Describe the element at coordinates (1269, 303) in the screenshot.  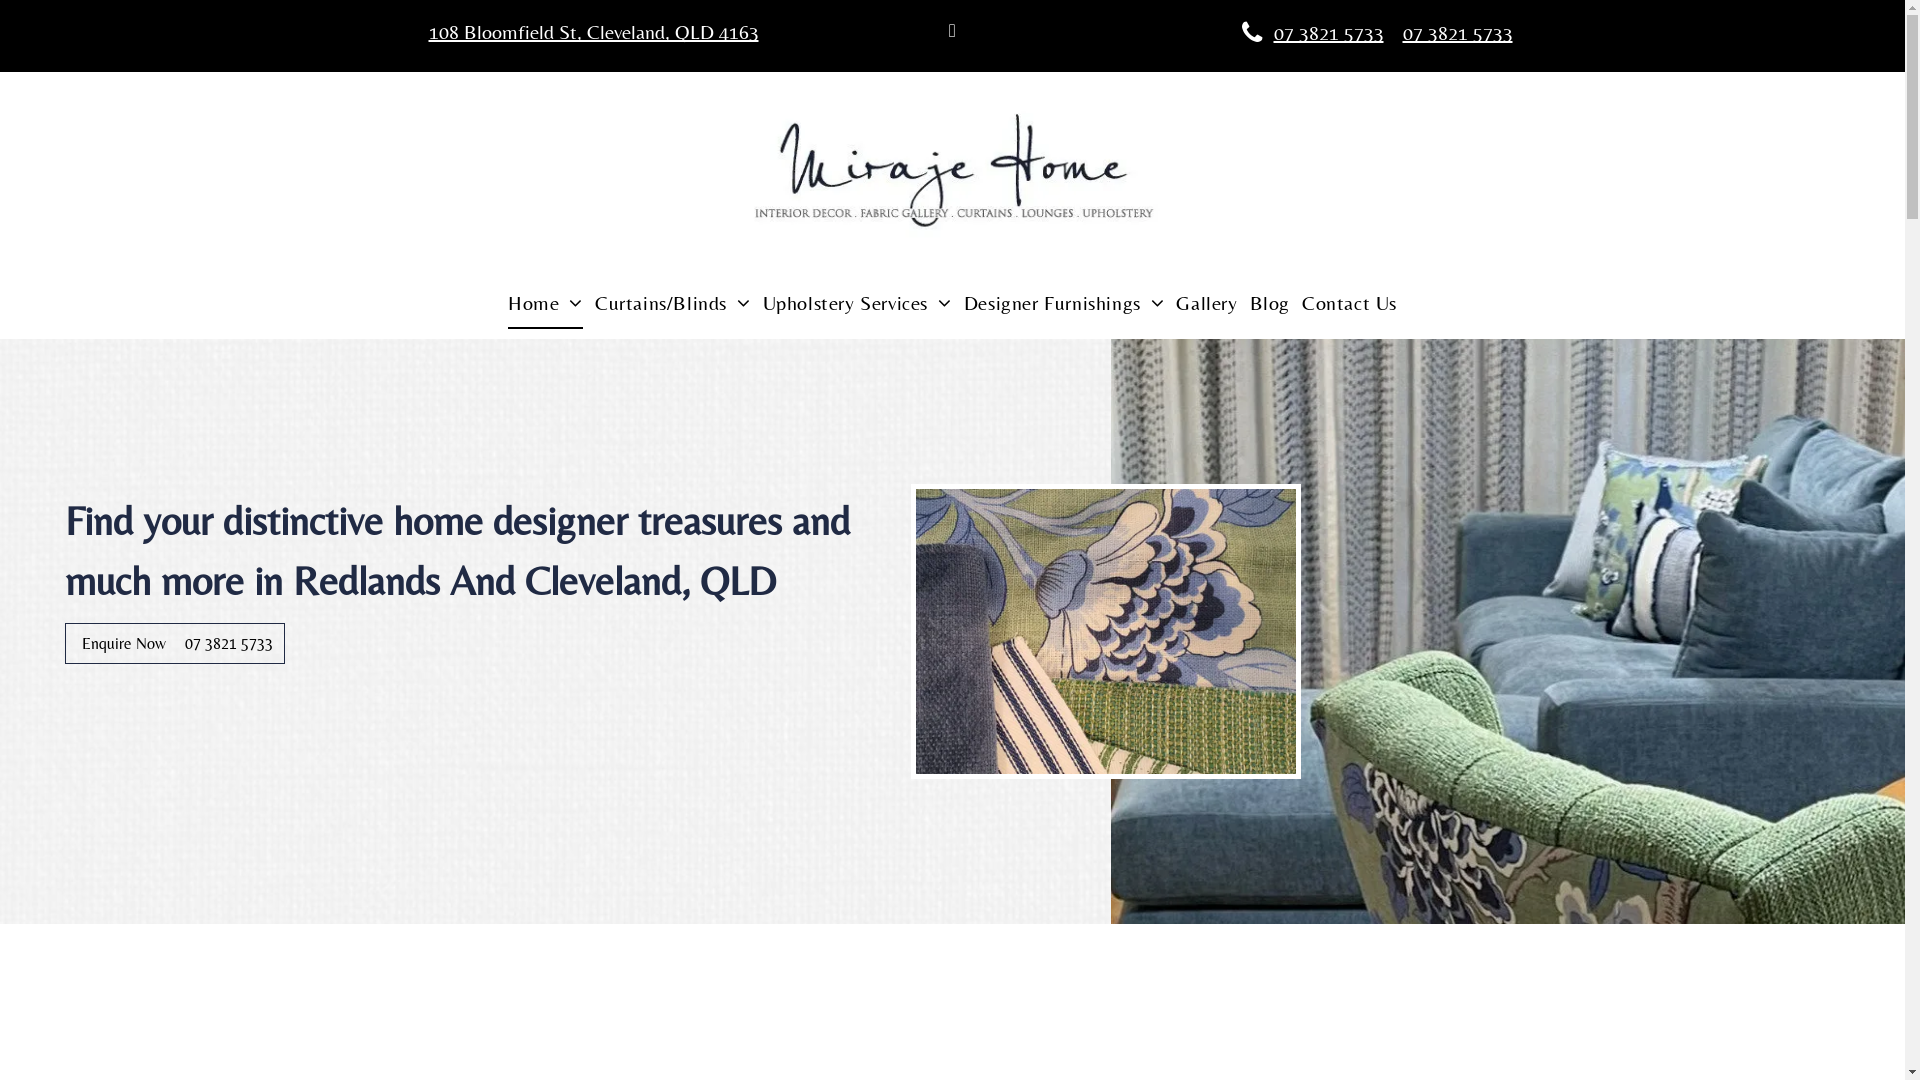
I see `'Blog'` at that location.